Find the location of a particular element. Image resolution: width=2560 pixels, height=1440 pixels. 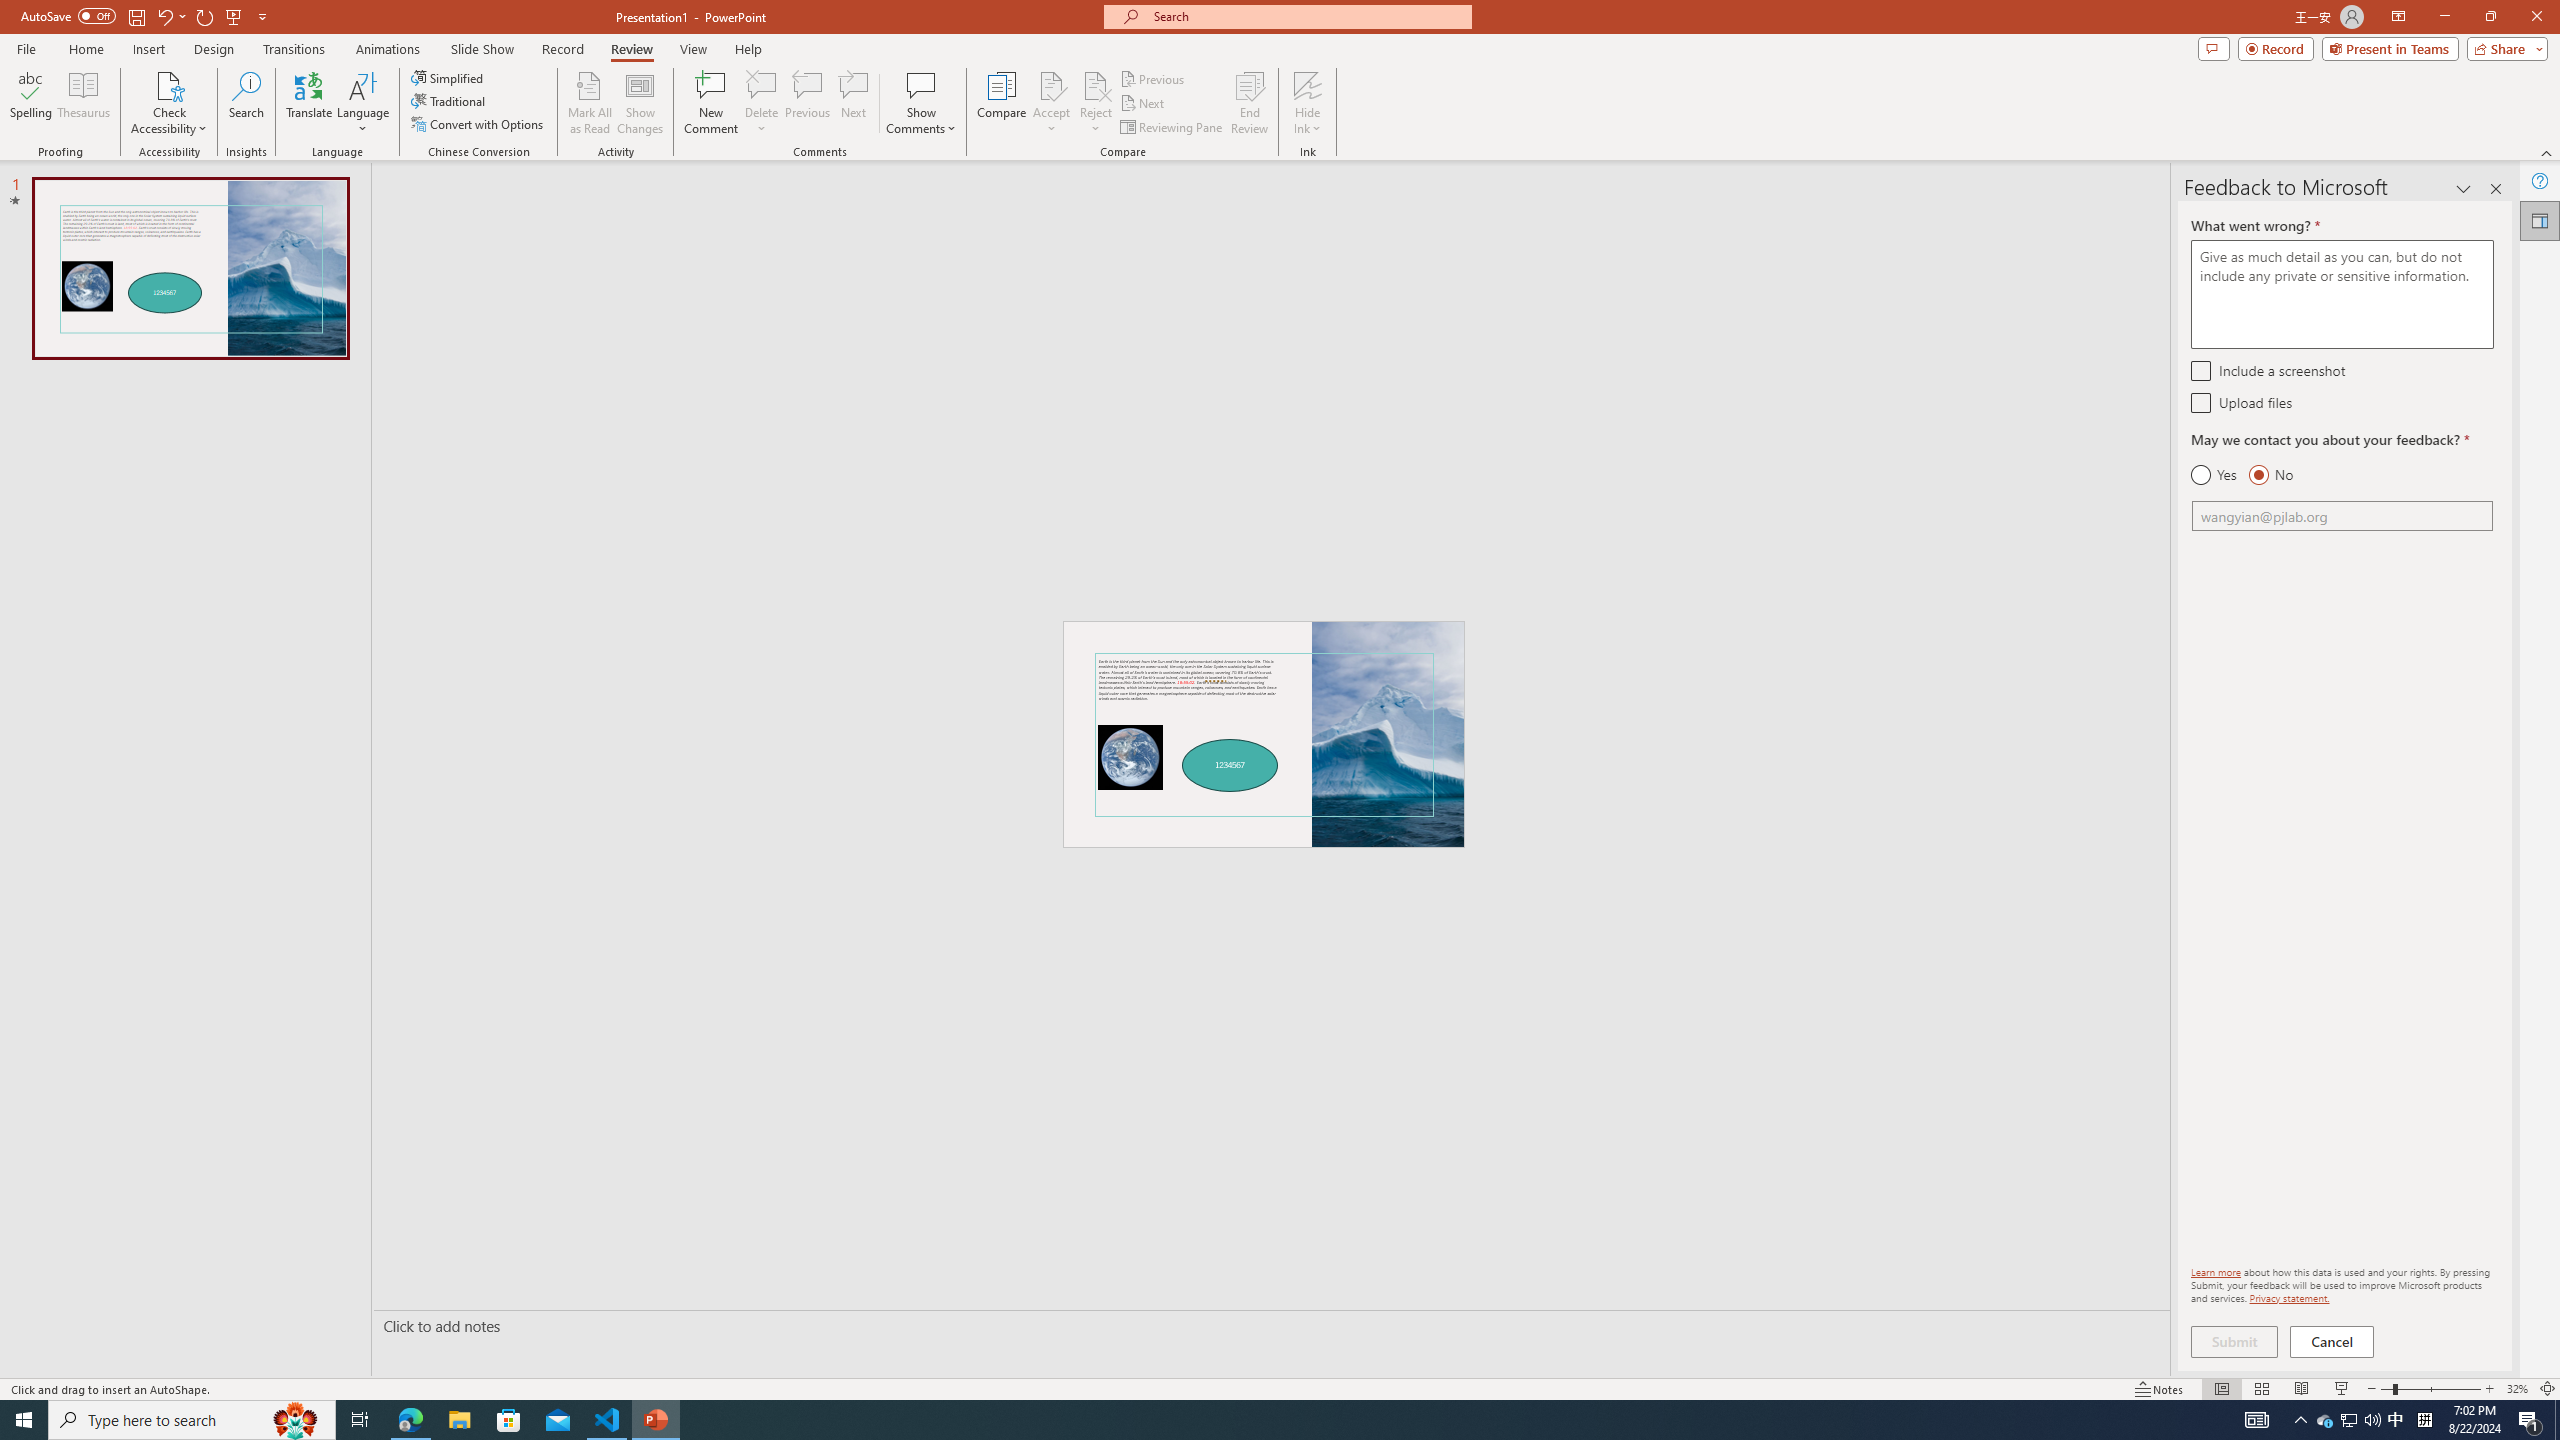

'Email' is located at coordinates (2341, 516).